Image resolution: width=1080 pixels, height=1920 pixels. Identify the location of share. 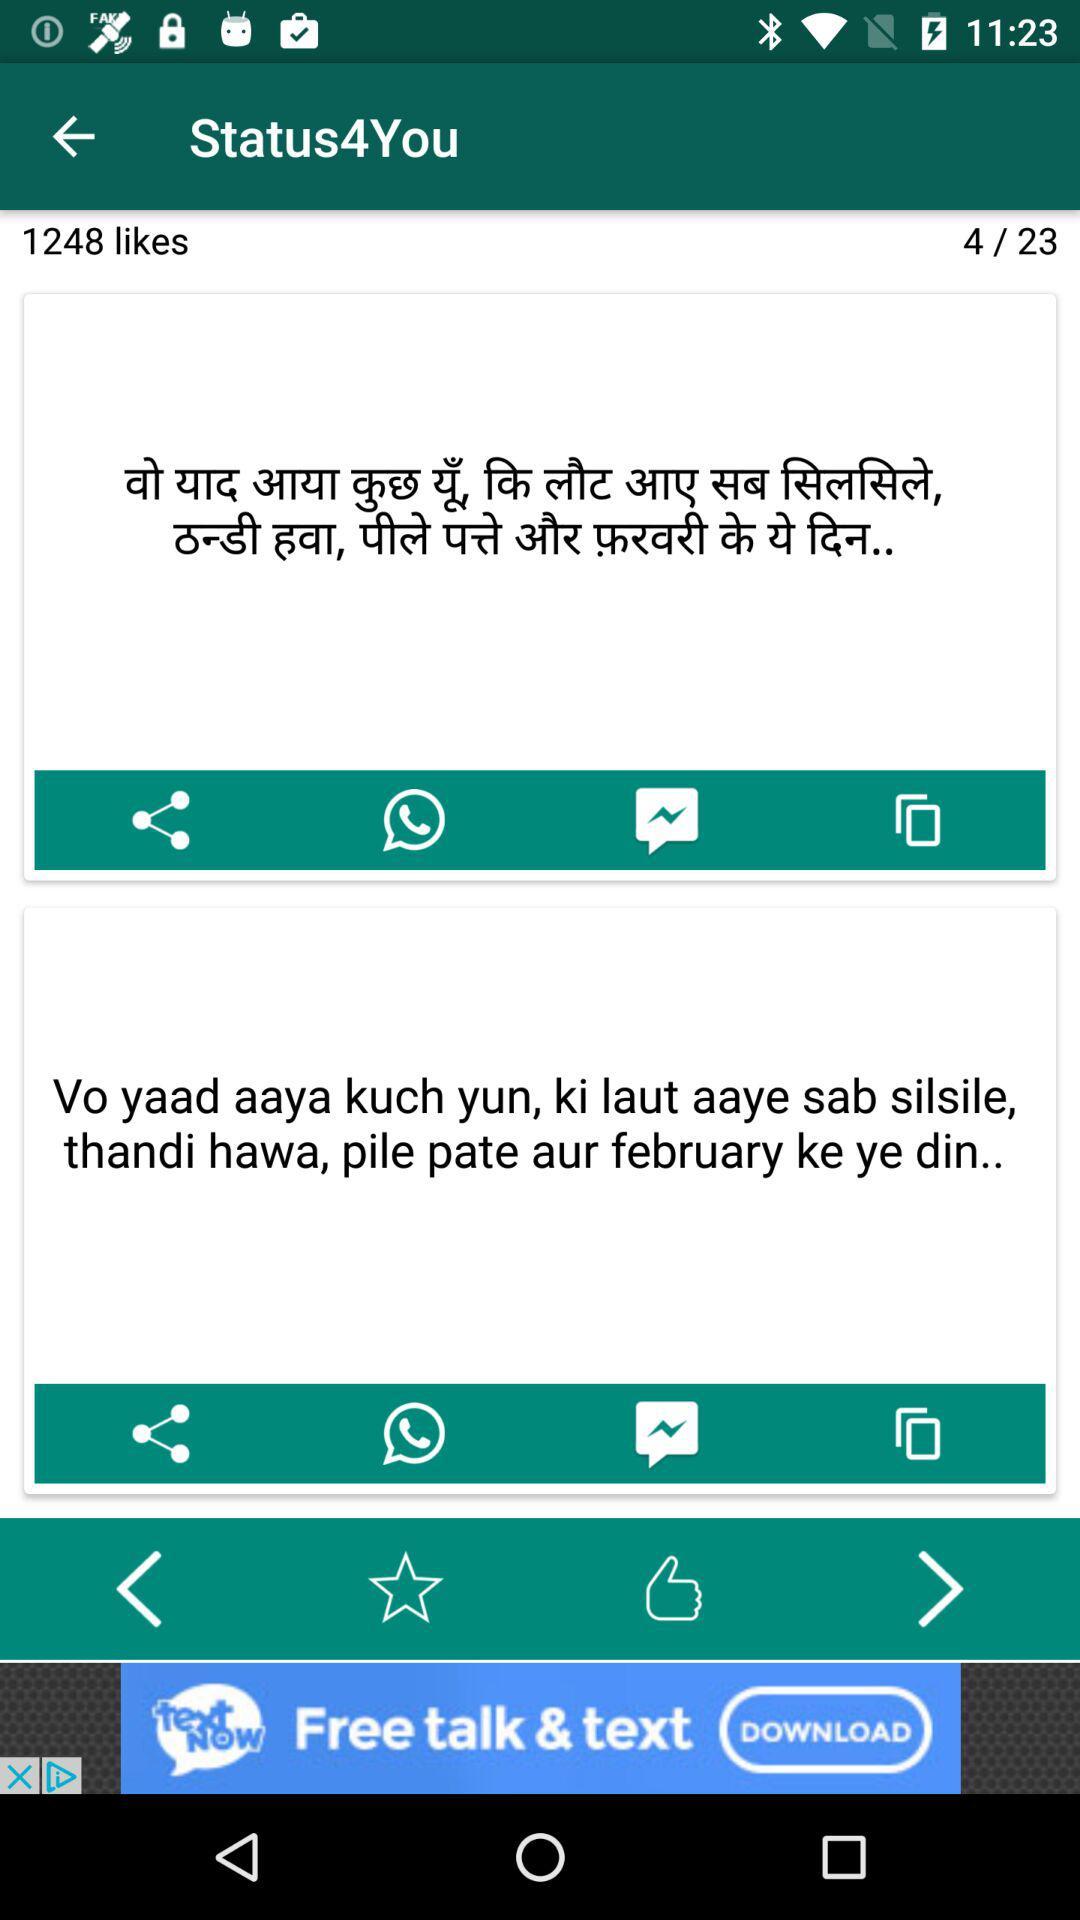
(159, 1432).